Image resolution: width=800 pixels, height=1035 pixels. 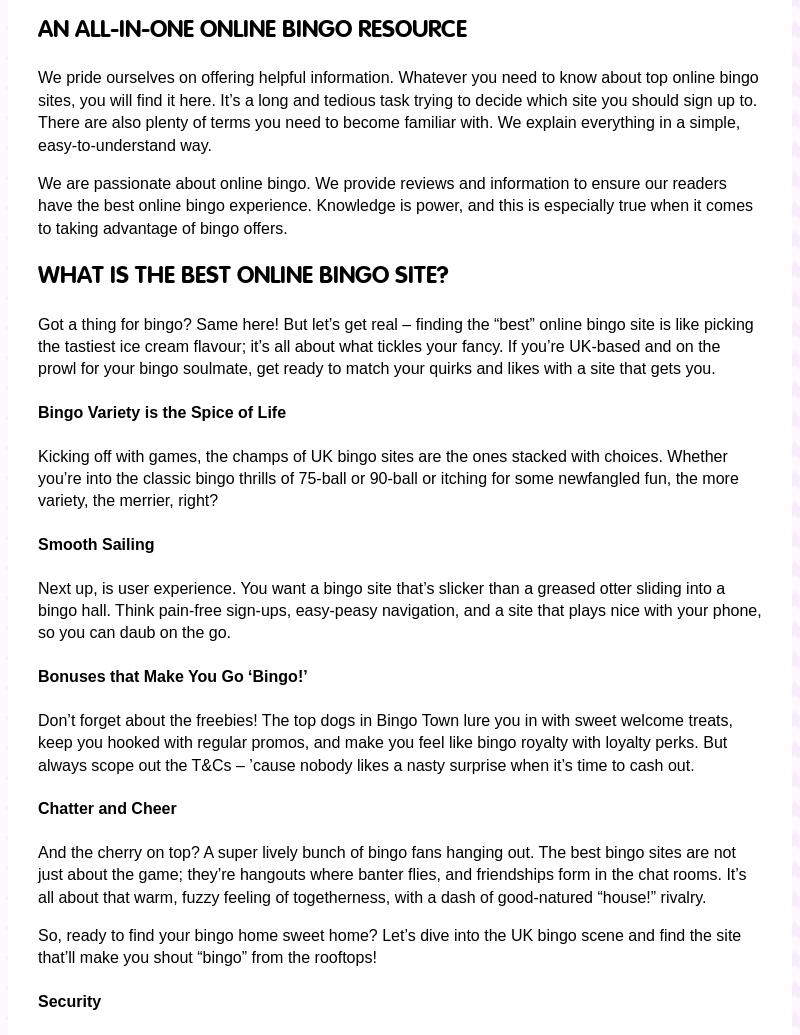 What do you see at coordinates (96, 543) in the screenshot?
I see `'Smooth Sailing'` at bounding box center [96, 543].